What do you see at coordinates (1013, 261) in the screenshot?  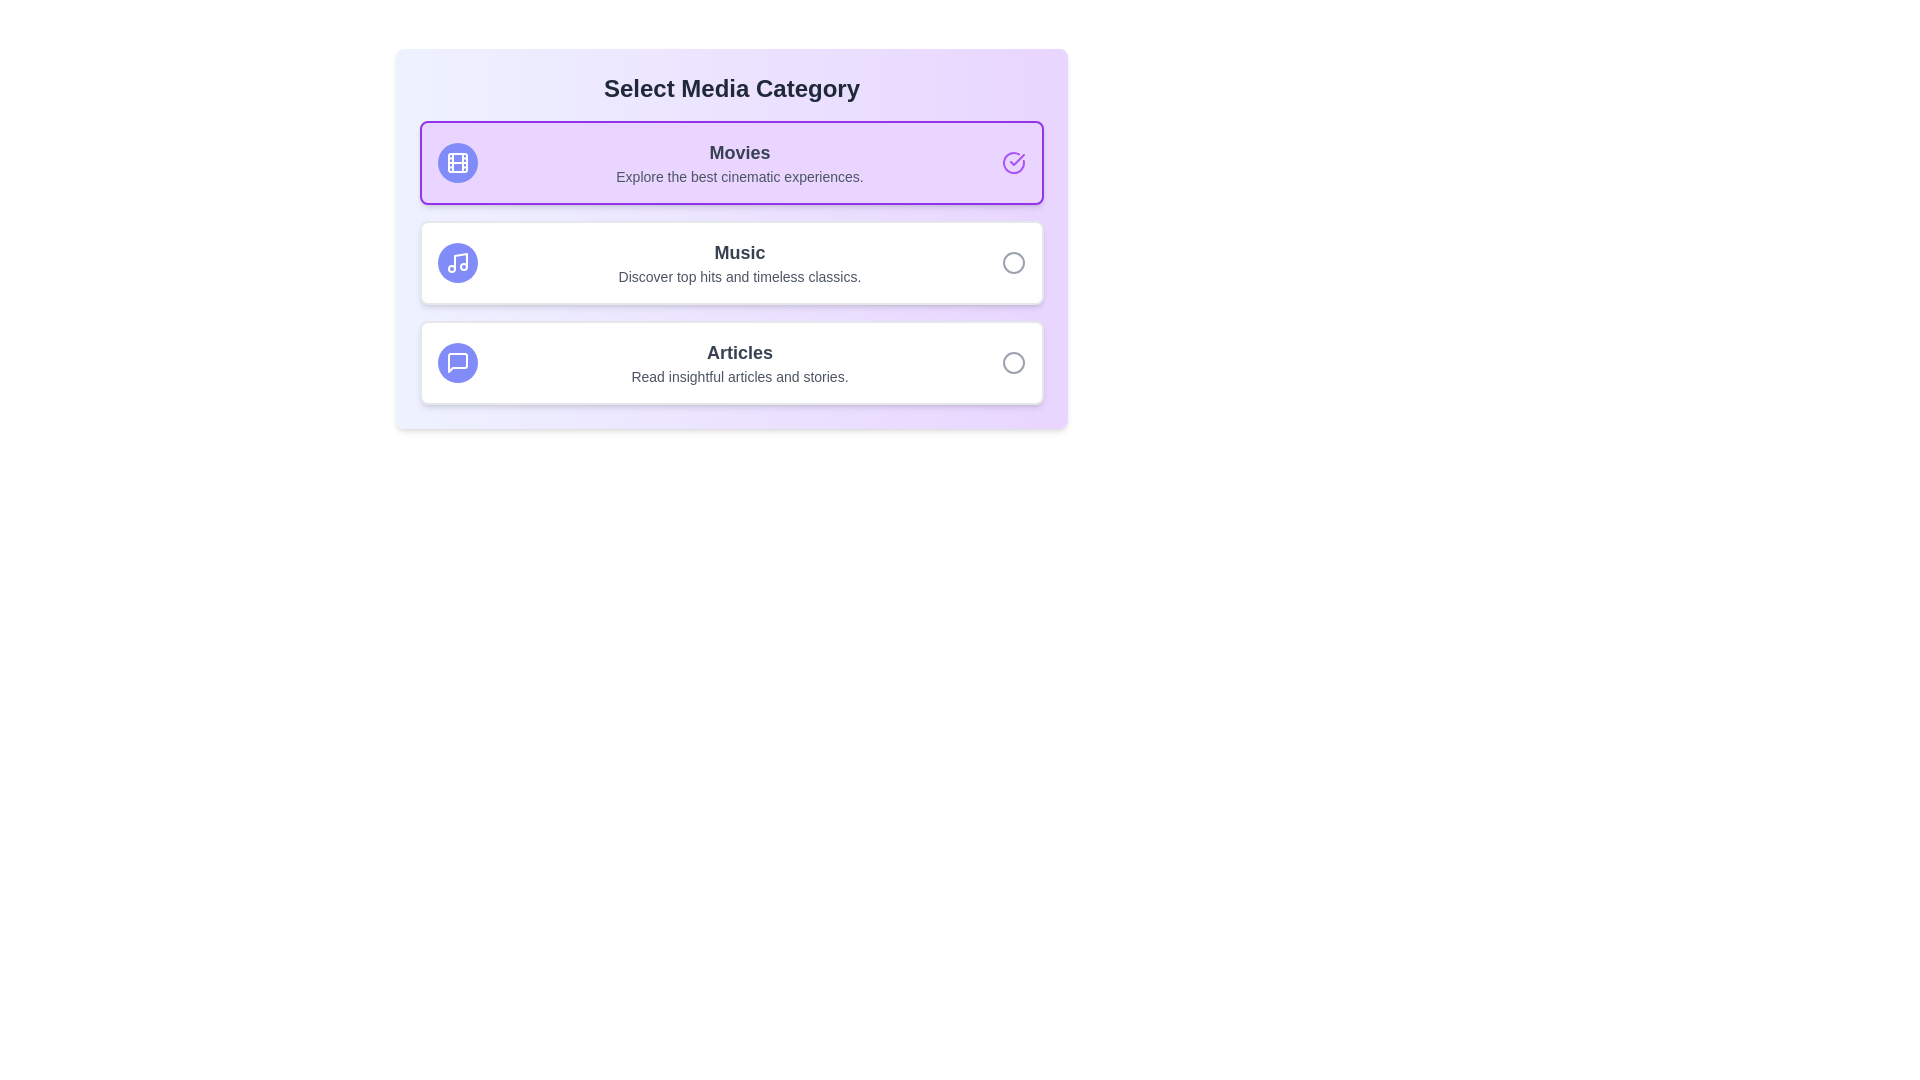 I see `the radio button for the 'Music' category, which is the second option's selector element in the list, positioned on the same row as the 'Music' label and the description 'Discover top hits and timeless classics.'` at bounding box center [1013, 261].